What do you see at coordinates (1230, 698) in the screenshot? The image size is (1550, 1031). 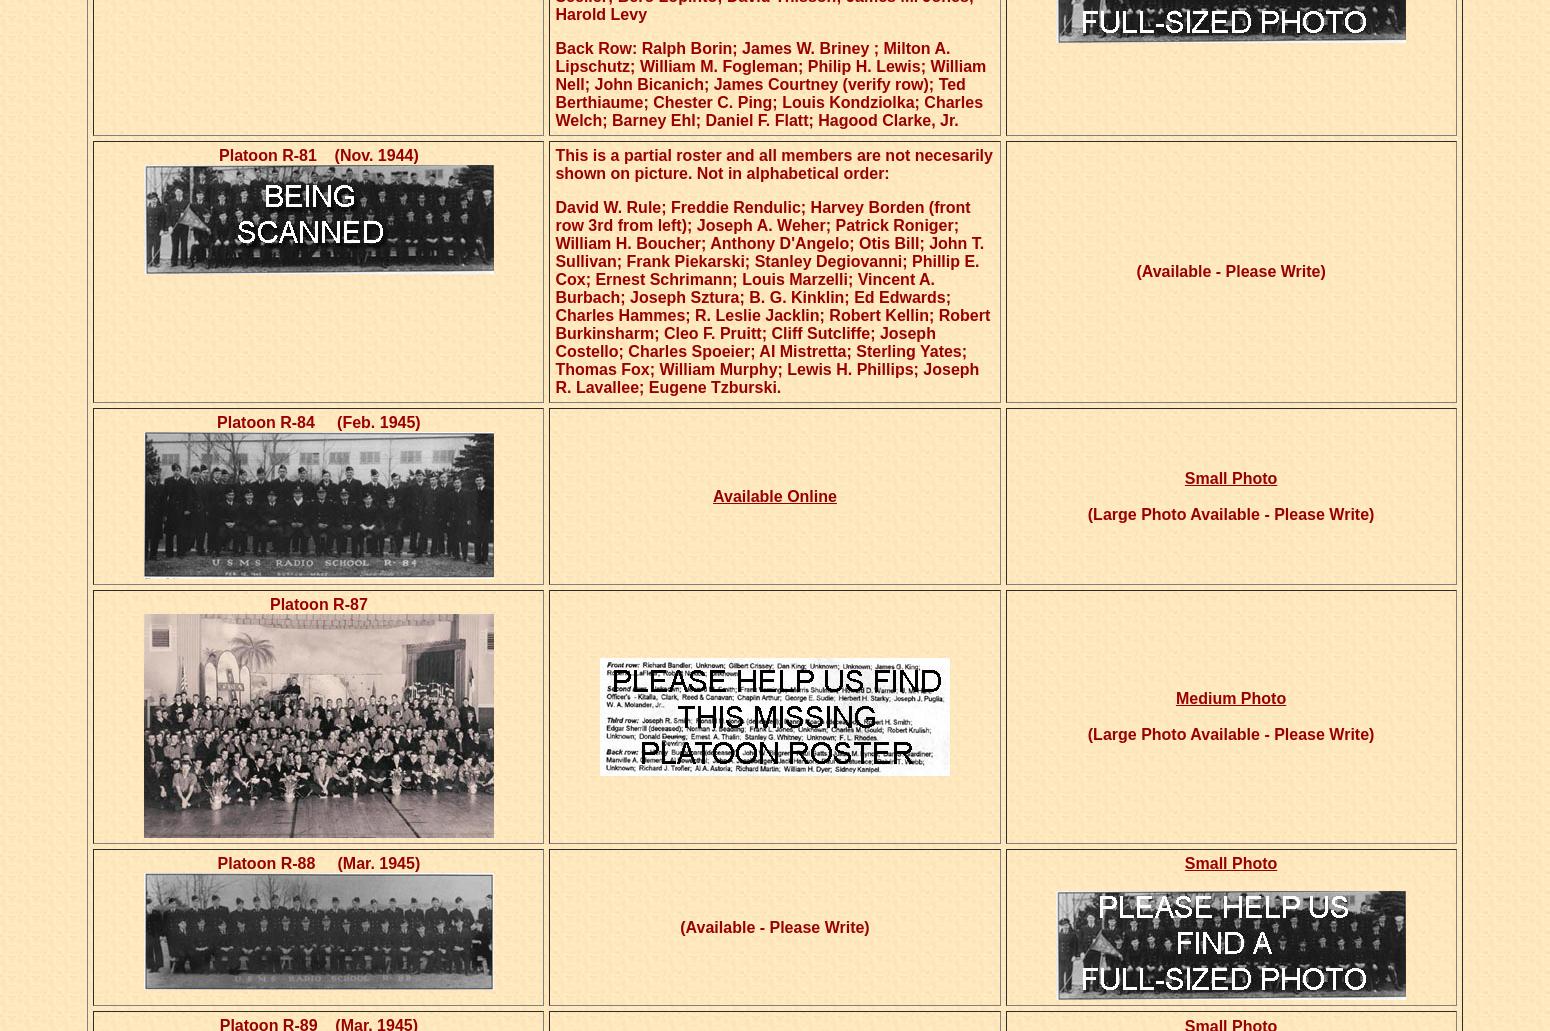 I see `'Medium 
                
                Photo'` at bounding box center [1230, 698].